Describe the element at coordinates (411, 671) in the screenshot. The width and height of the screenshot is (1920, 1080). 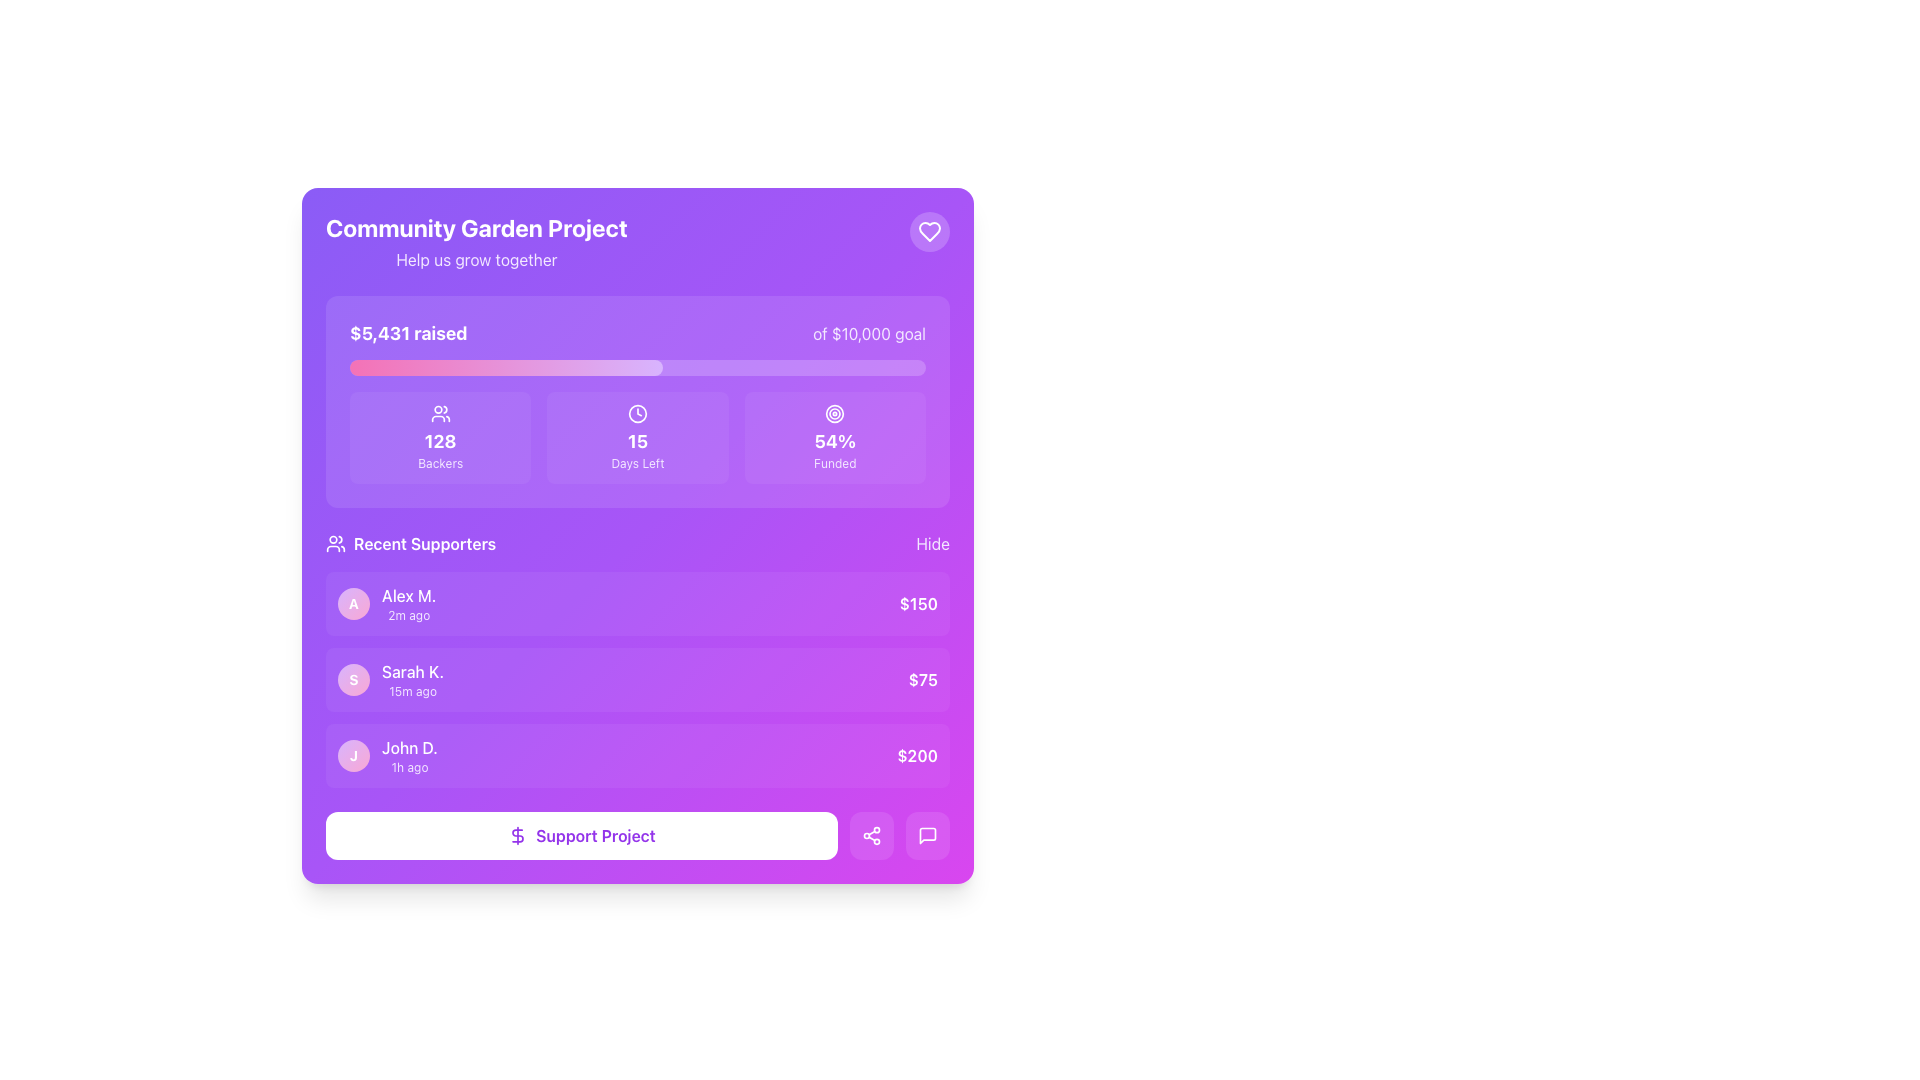
I see `text label displaying the name 'Sarah K.' which is part of the 'Recent Supporters' section, specifically the second item listed` at that location.